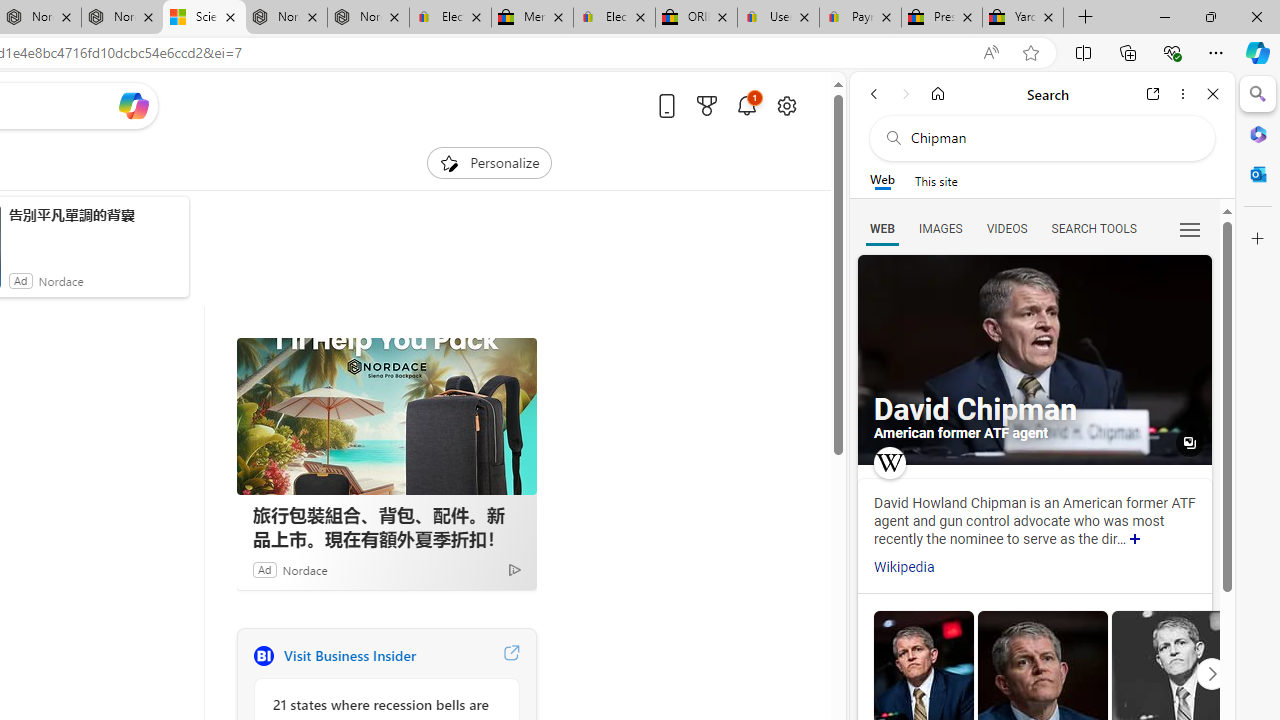 The height and width of the screenshot is (720, 1280). Describe the element at coordinates (514, 569) in the screenshot. I see `'Ad Choice'` at that location.